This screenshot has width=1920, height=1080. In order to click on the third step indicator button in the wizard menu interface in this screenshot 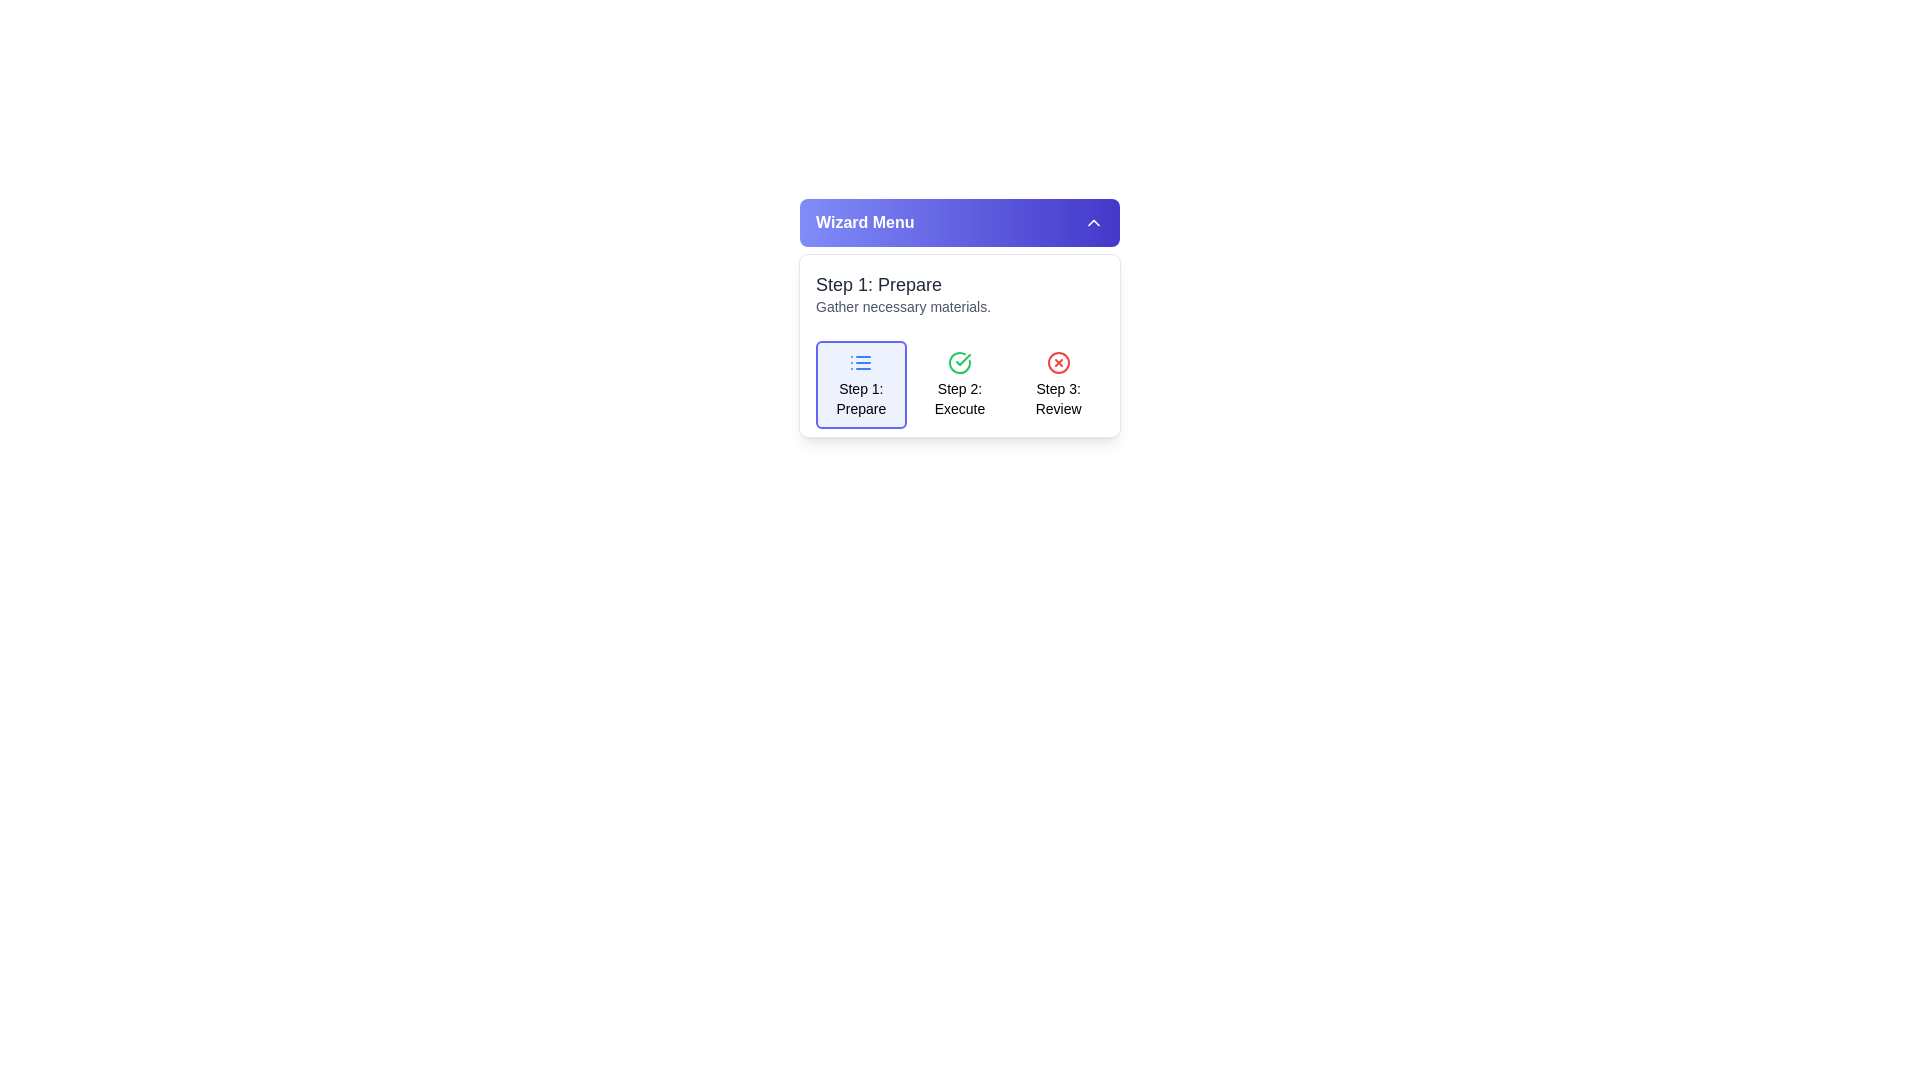, I will do `click(1057, 398)`.